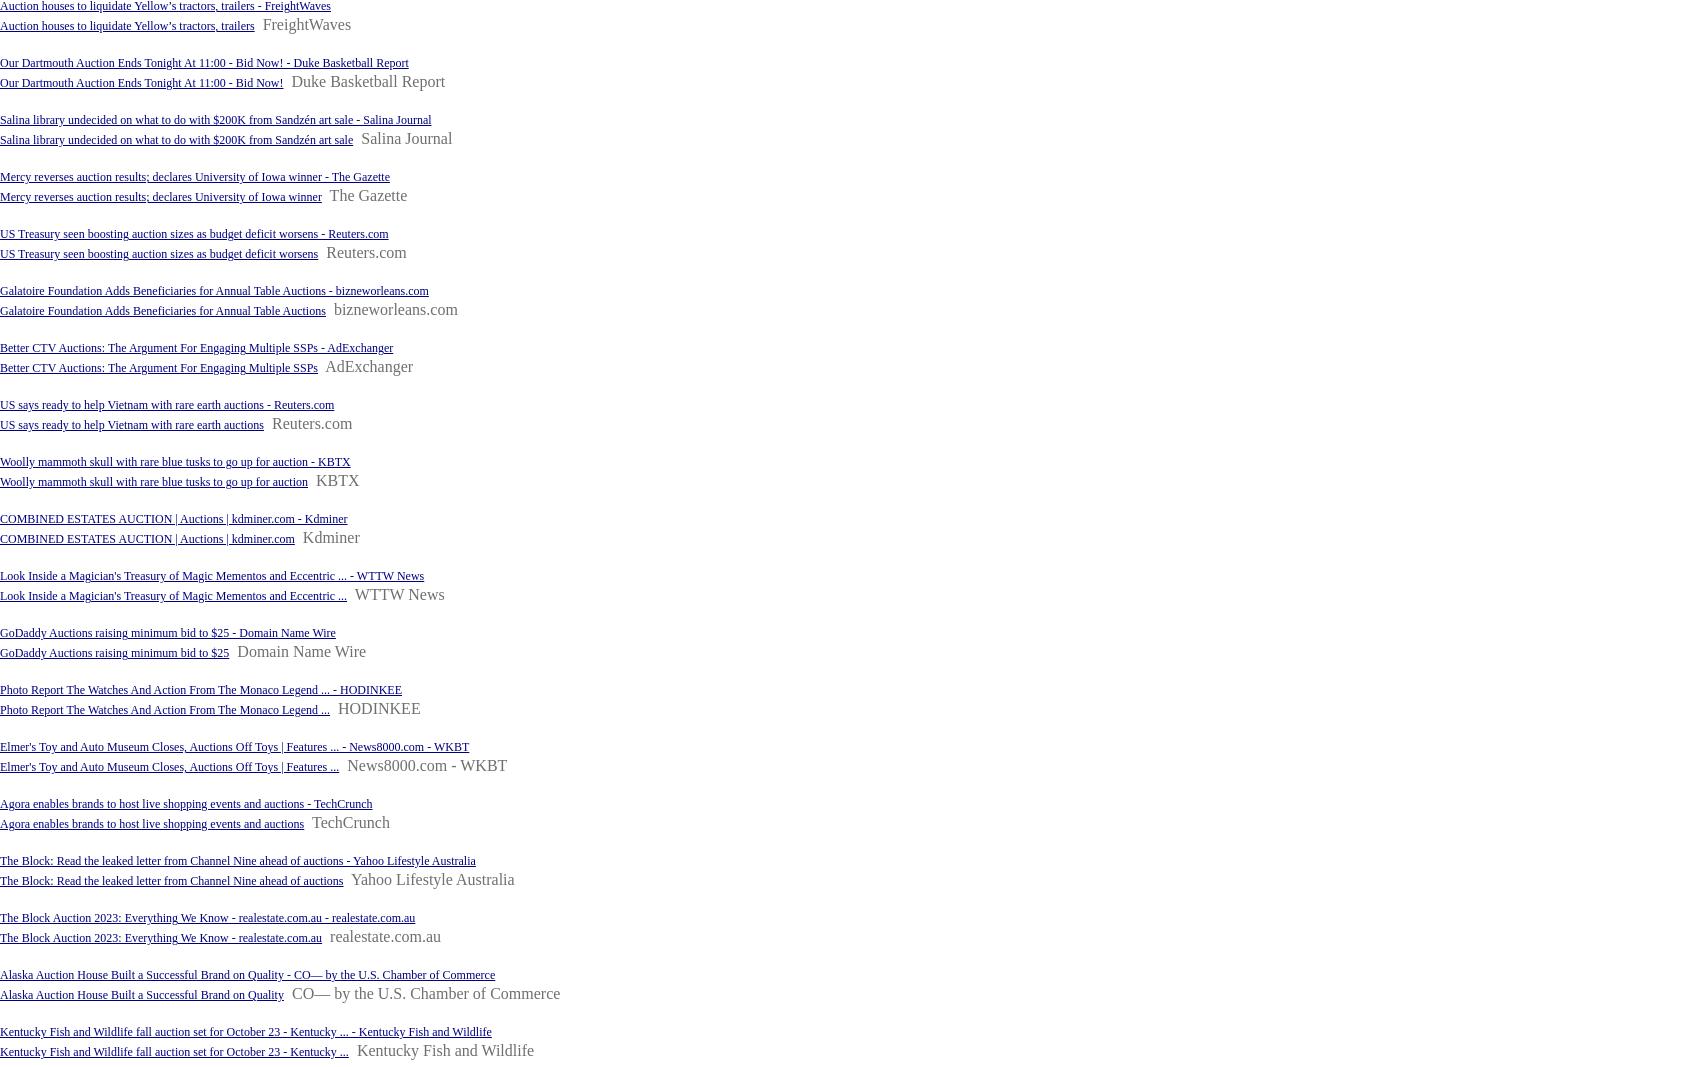 This screenshot has height=1067, width=1702. I want to click on 'Salina library undecided on what to do with $200K from Sandzén art sale', so click(175, 138).